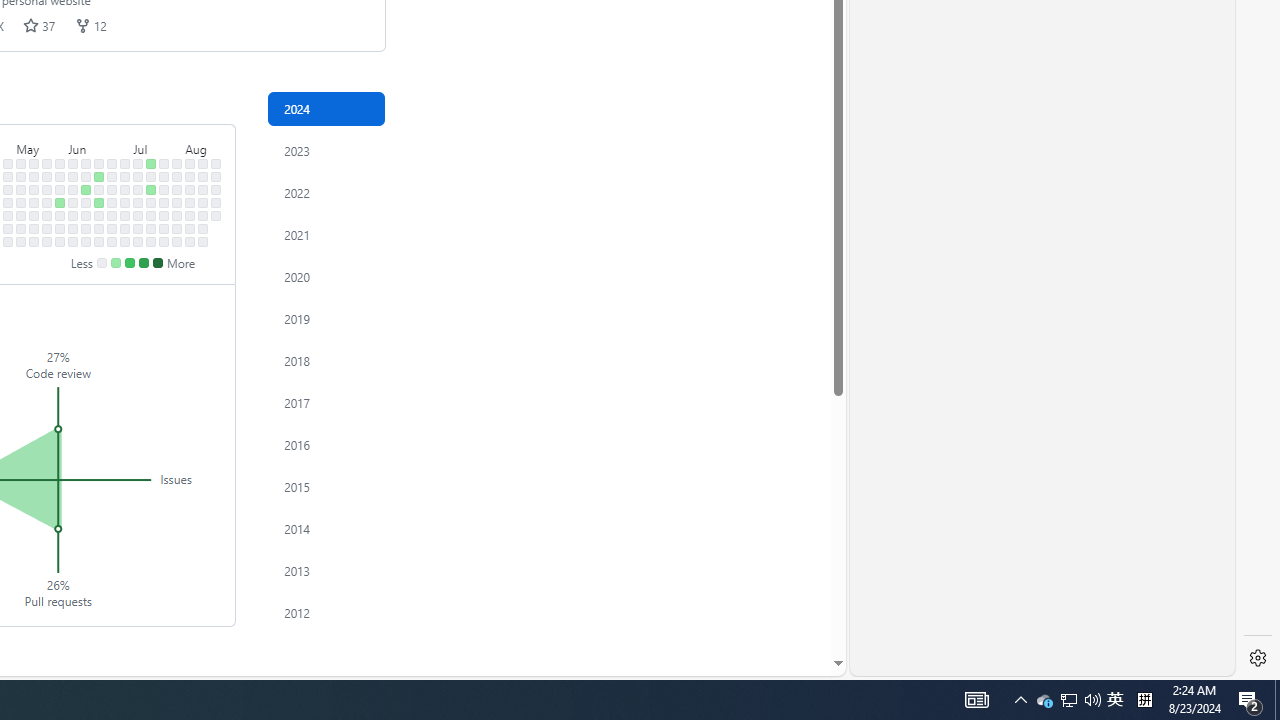 This screenshot has width=1280, height=720. I want to click on 'No contributions on May 15th.', so click(34, 202).